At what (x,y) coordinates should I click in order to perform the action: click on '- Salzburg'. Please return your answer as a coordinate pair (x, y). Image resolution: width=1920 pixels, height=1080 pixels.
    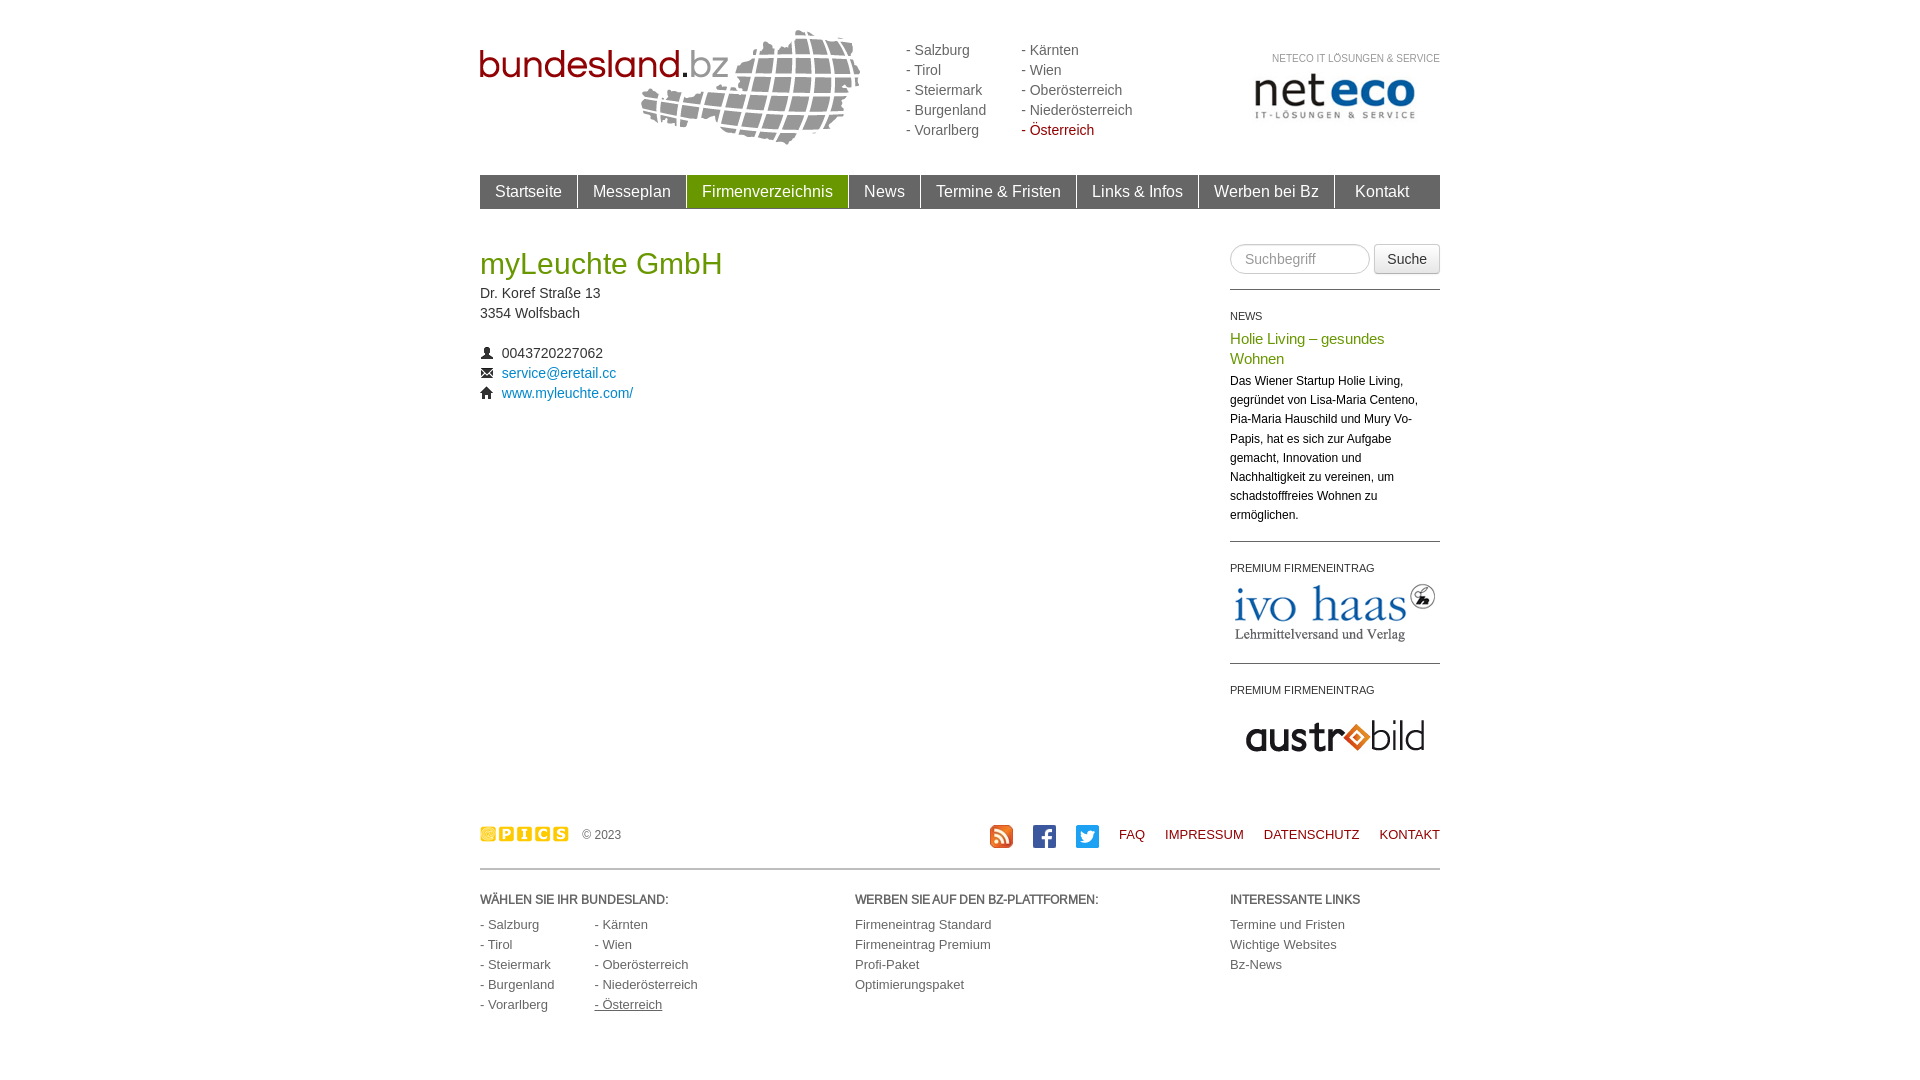
    Looking at the image, I should click on (509, 923).